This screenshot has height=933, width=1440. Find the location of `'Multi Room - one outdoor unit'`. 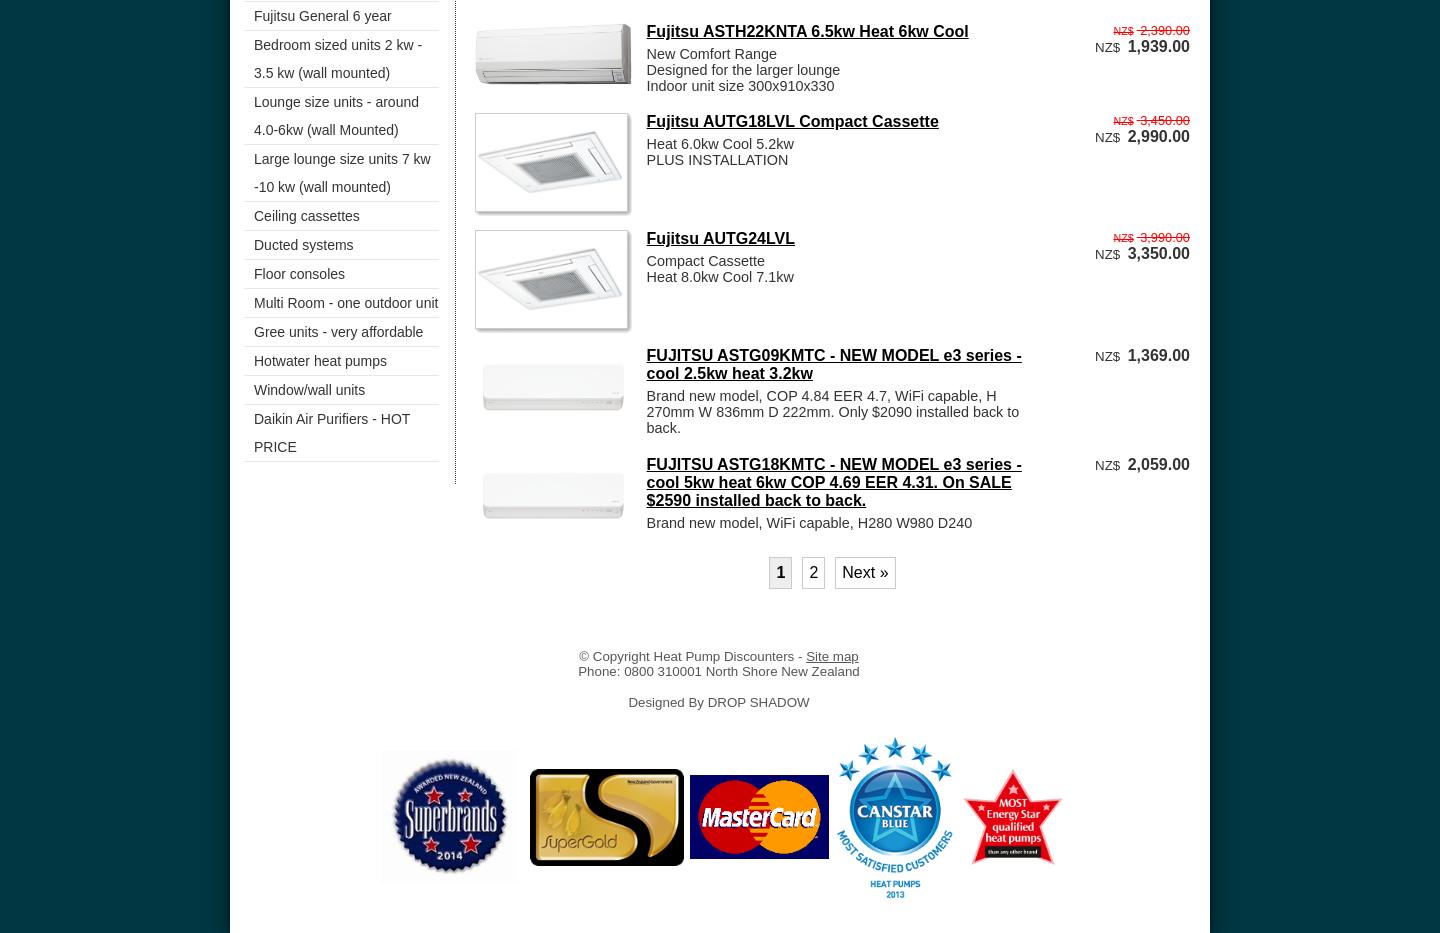

'Multi Room - one outdoor unit' is located at coordinates (253, 303).